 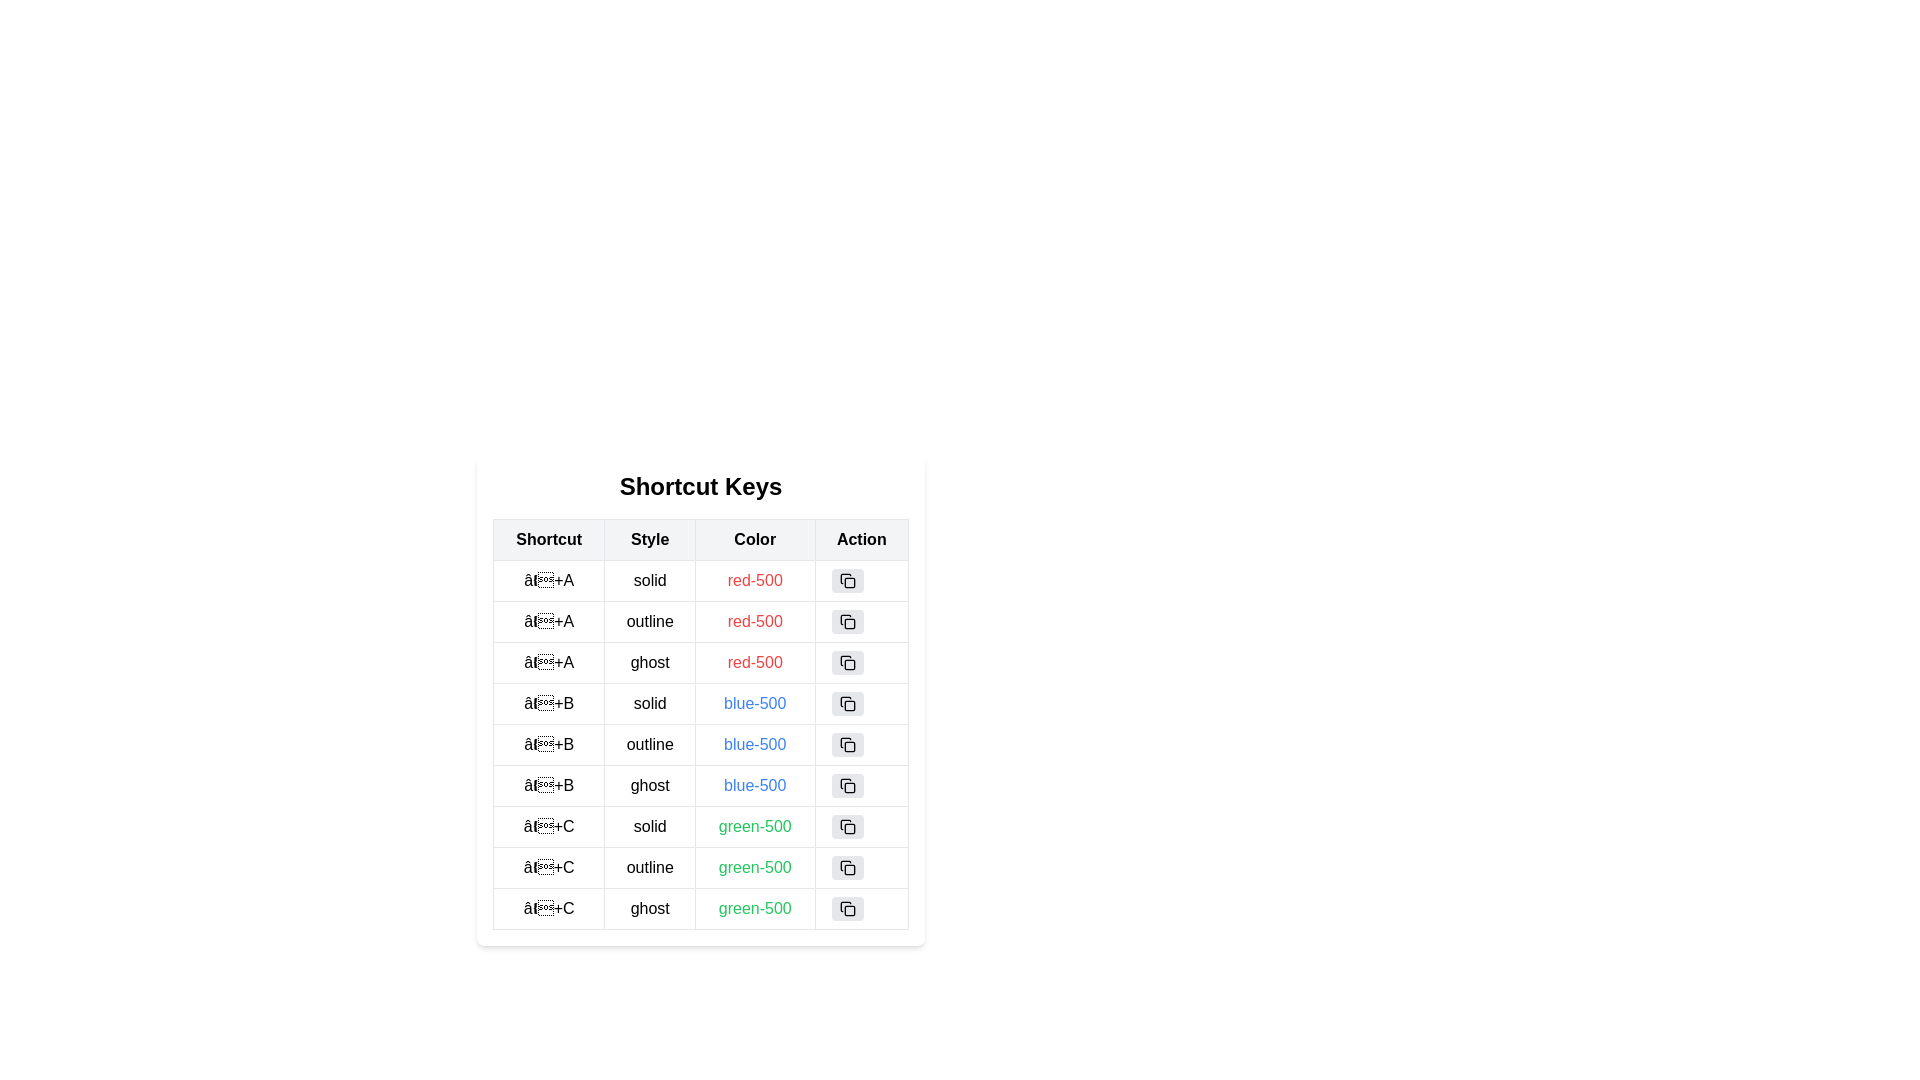 What do you see at coordinates (754, 744) in the screenshot?
I see `the text label displaying 'blue-500' in the Color column of the table, associated with the shortcut '⌘+B' and style 'outline'` at bounding box center [754, 744].